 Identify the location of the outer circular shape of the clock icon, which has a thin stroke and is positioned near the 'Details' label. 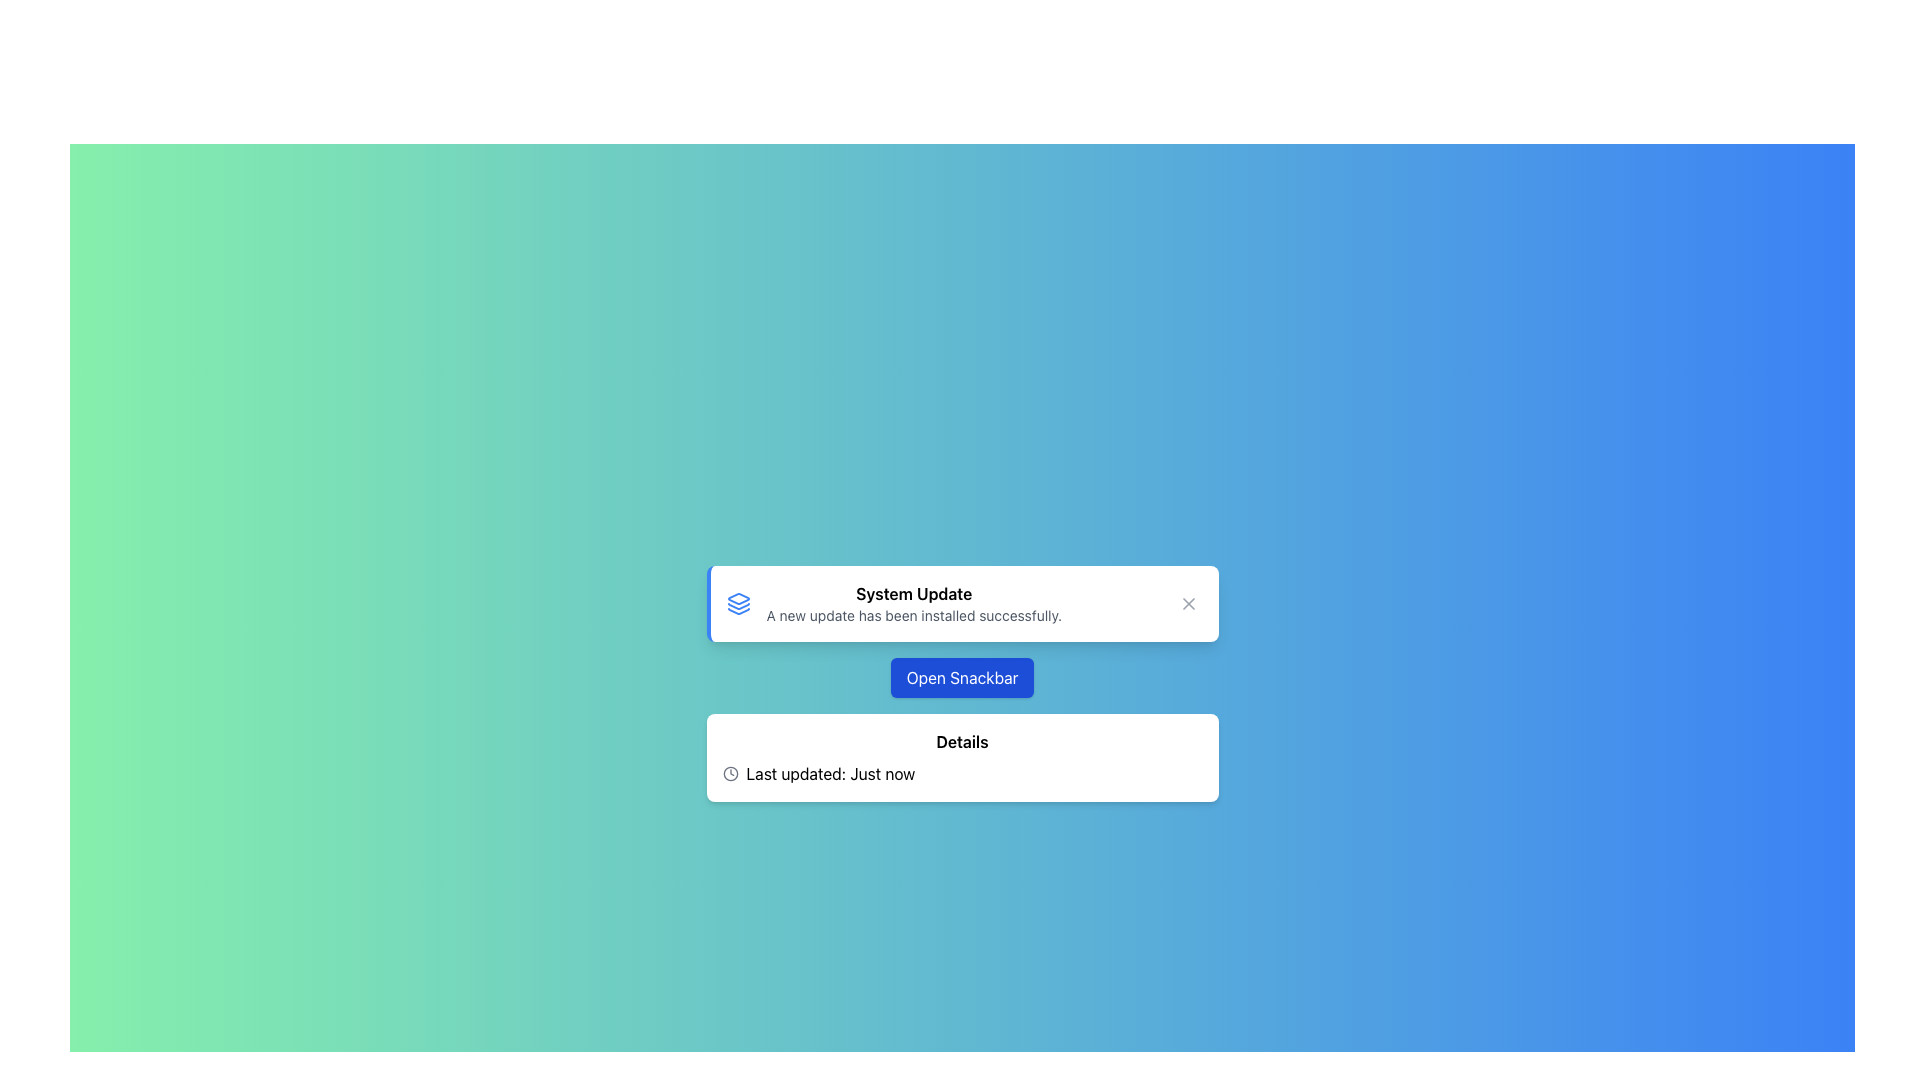
(729, 773).